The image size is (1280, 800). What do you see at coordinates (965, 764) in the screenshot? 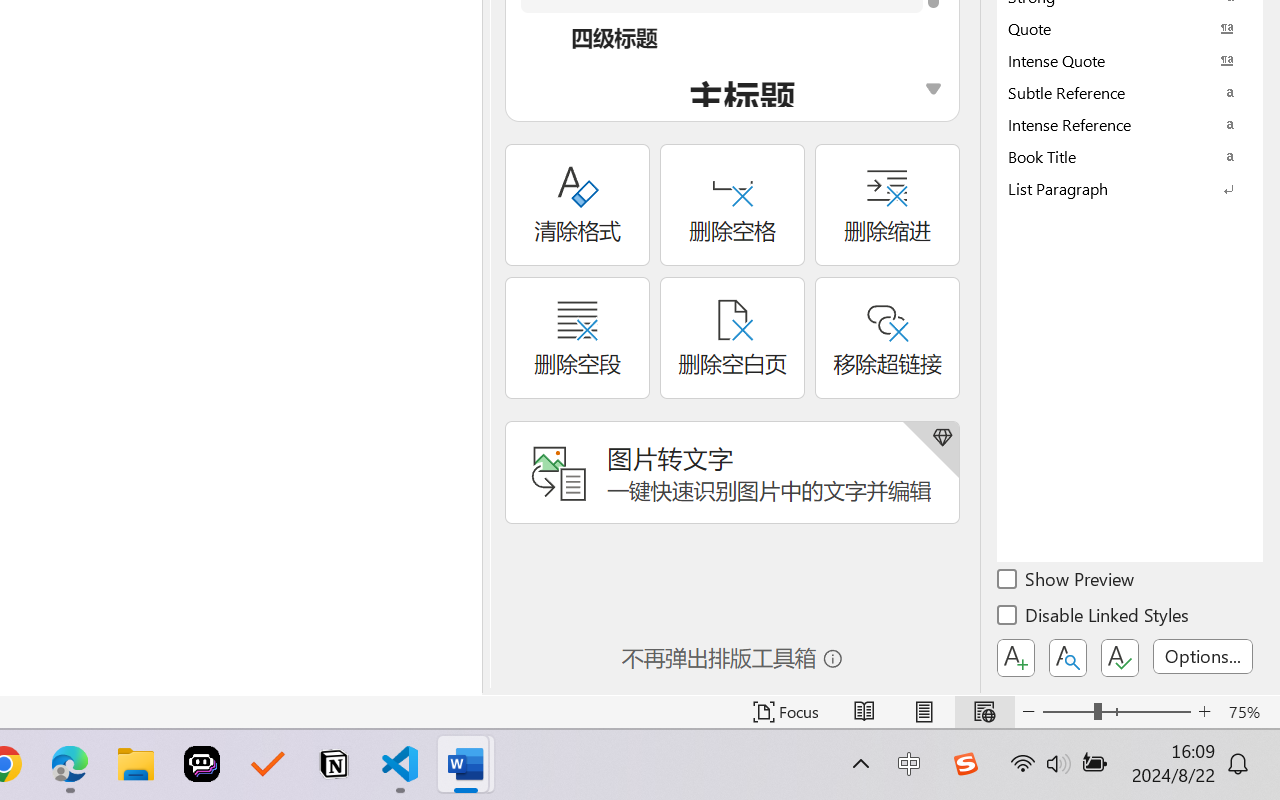
I see `'Class: Image'` at bounding box center [965, 764].